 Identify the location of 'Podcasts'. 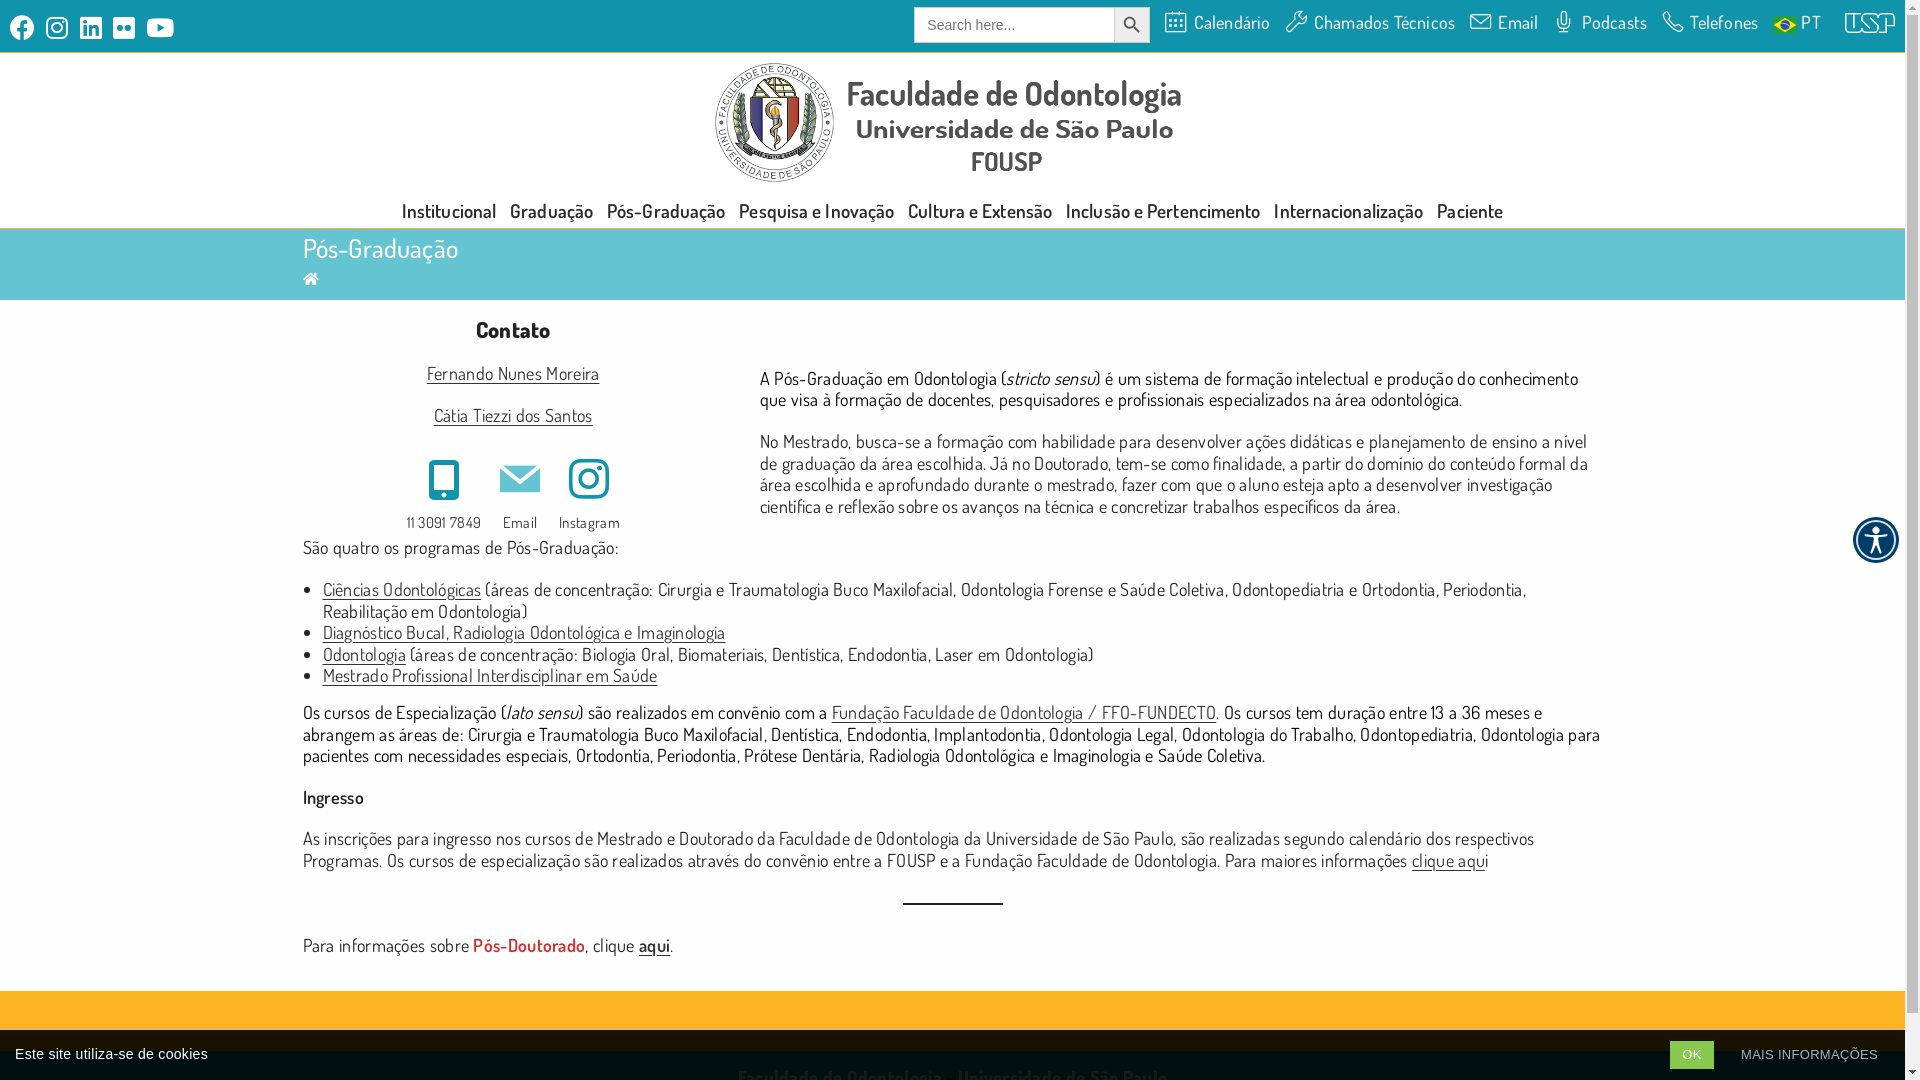
(1552, 22).